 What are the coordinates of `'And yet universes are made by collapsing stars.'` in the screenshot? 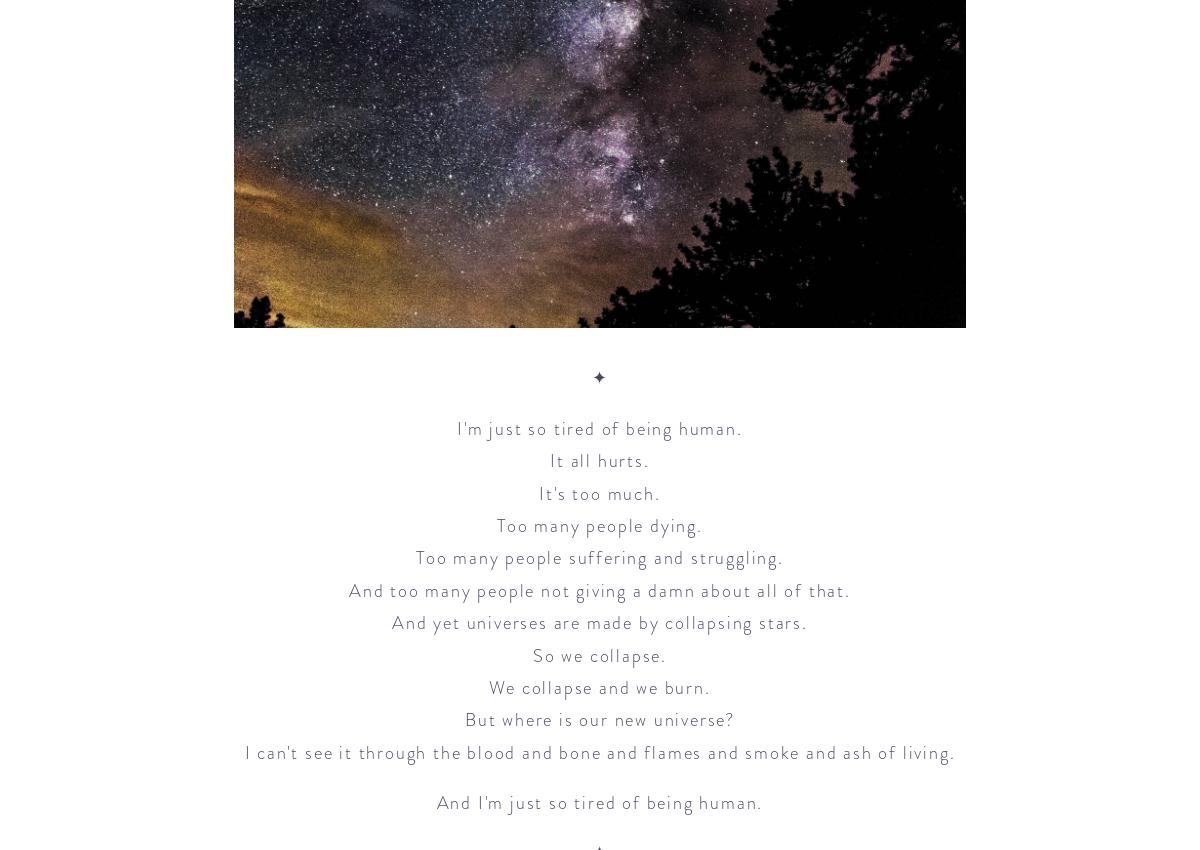 It's located at (598, 621).